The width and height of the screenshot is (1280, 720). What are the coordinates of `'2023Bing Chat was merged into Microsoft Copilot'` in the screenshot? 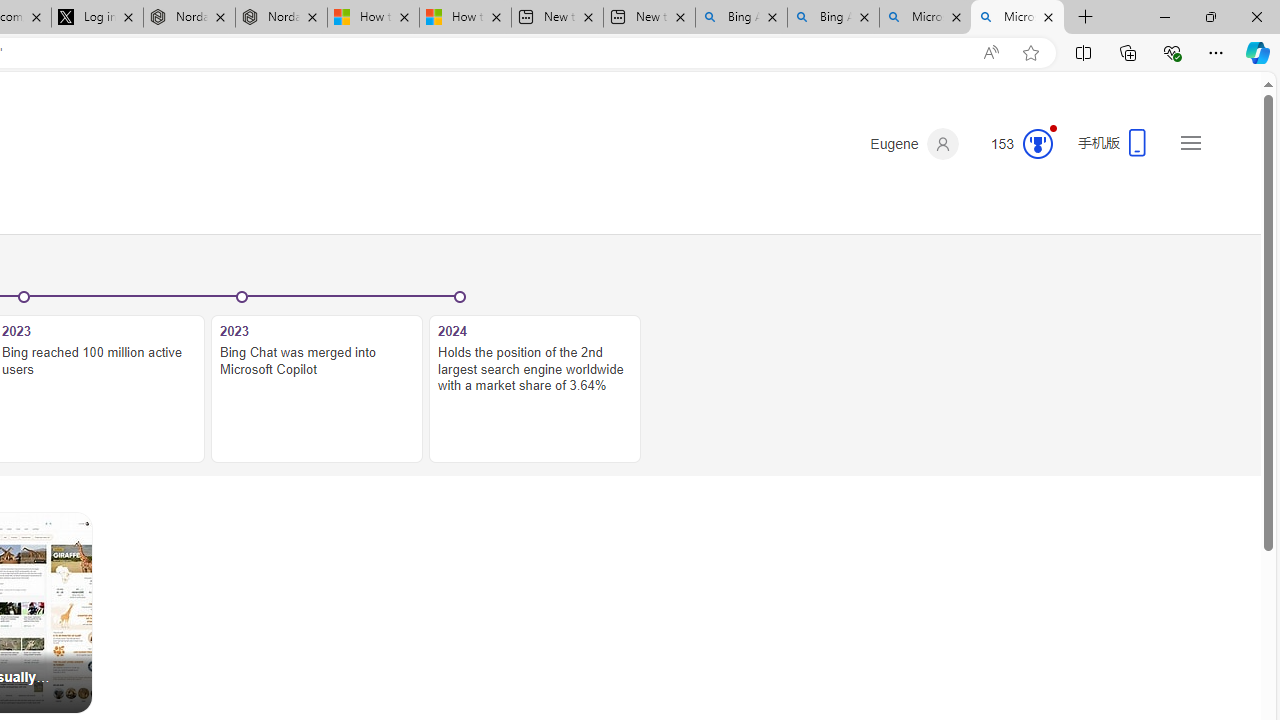 It's located at (316, 378).